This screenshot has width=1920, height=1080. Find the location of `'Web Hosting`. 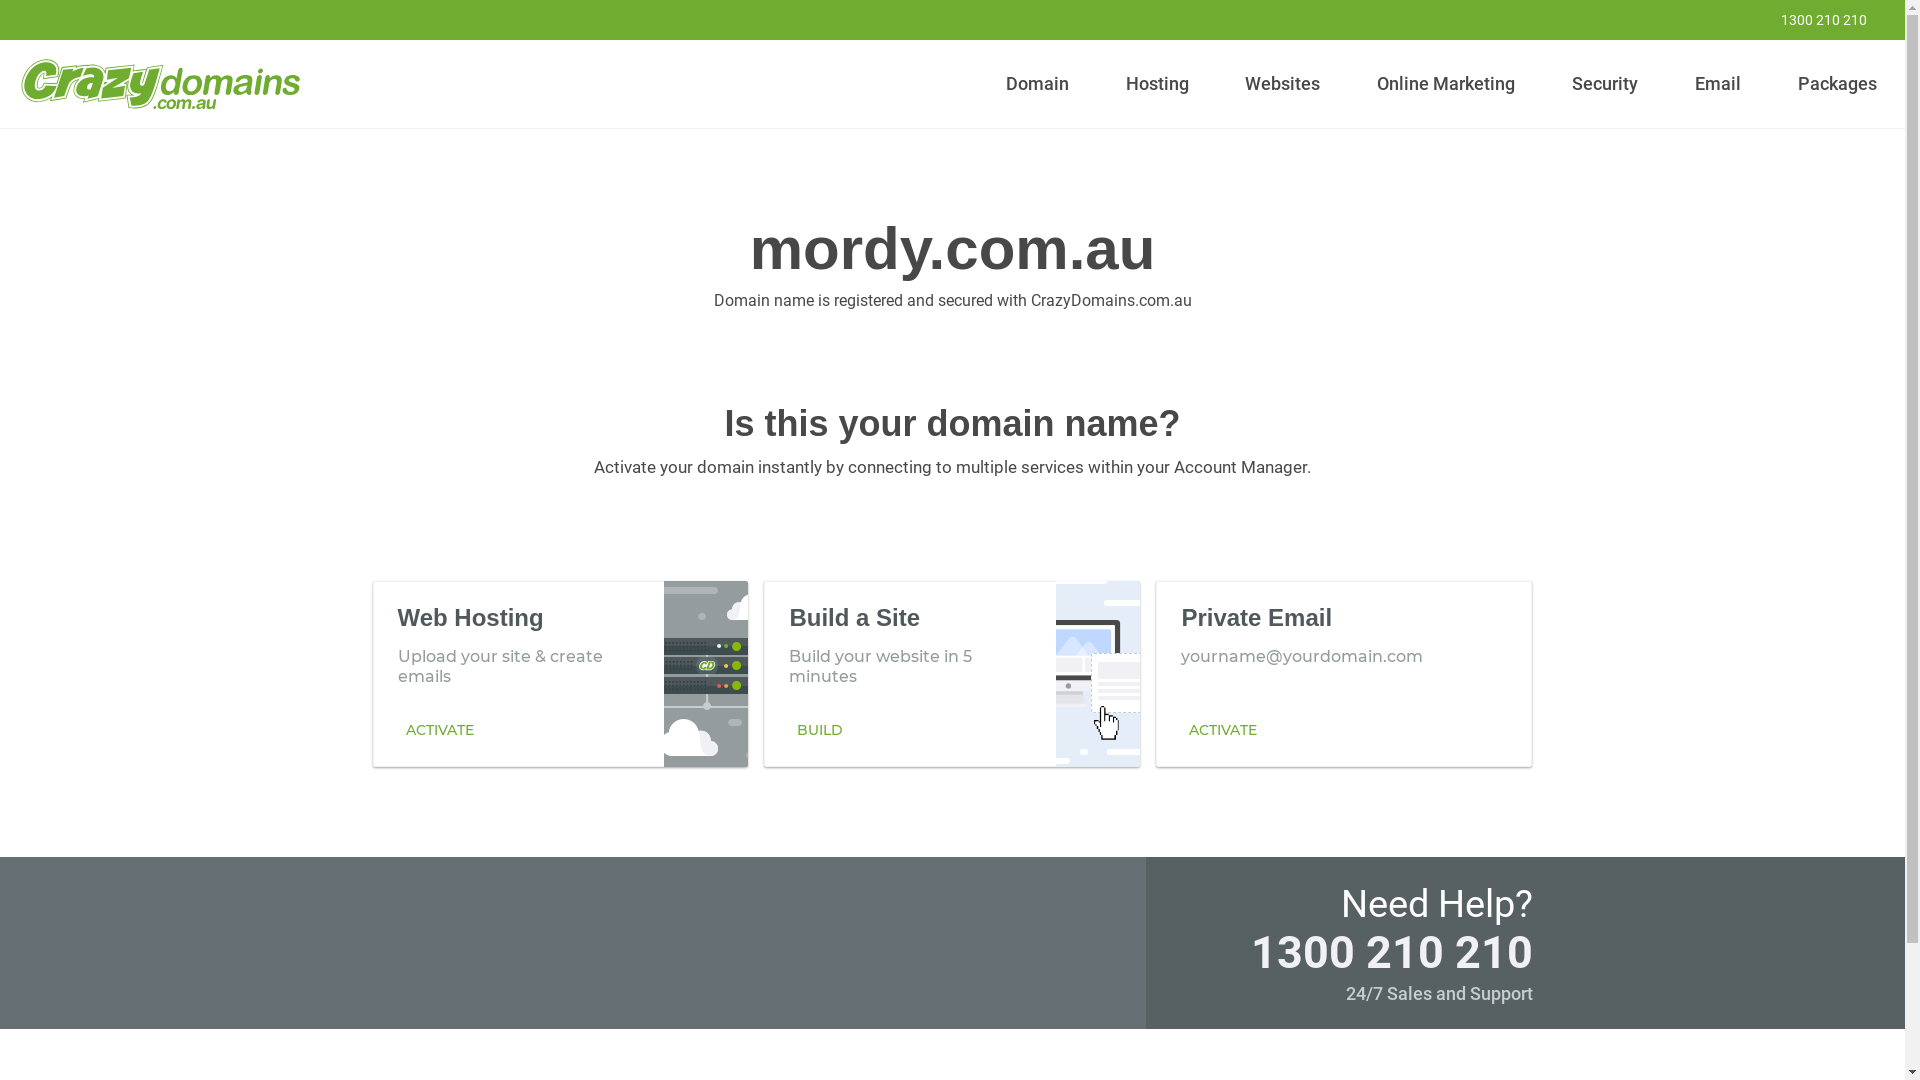

'Web Hosting is located at coordinates (560, 672).